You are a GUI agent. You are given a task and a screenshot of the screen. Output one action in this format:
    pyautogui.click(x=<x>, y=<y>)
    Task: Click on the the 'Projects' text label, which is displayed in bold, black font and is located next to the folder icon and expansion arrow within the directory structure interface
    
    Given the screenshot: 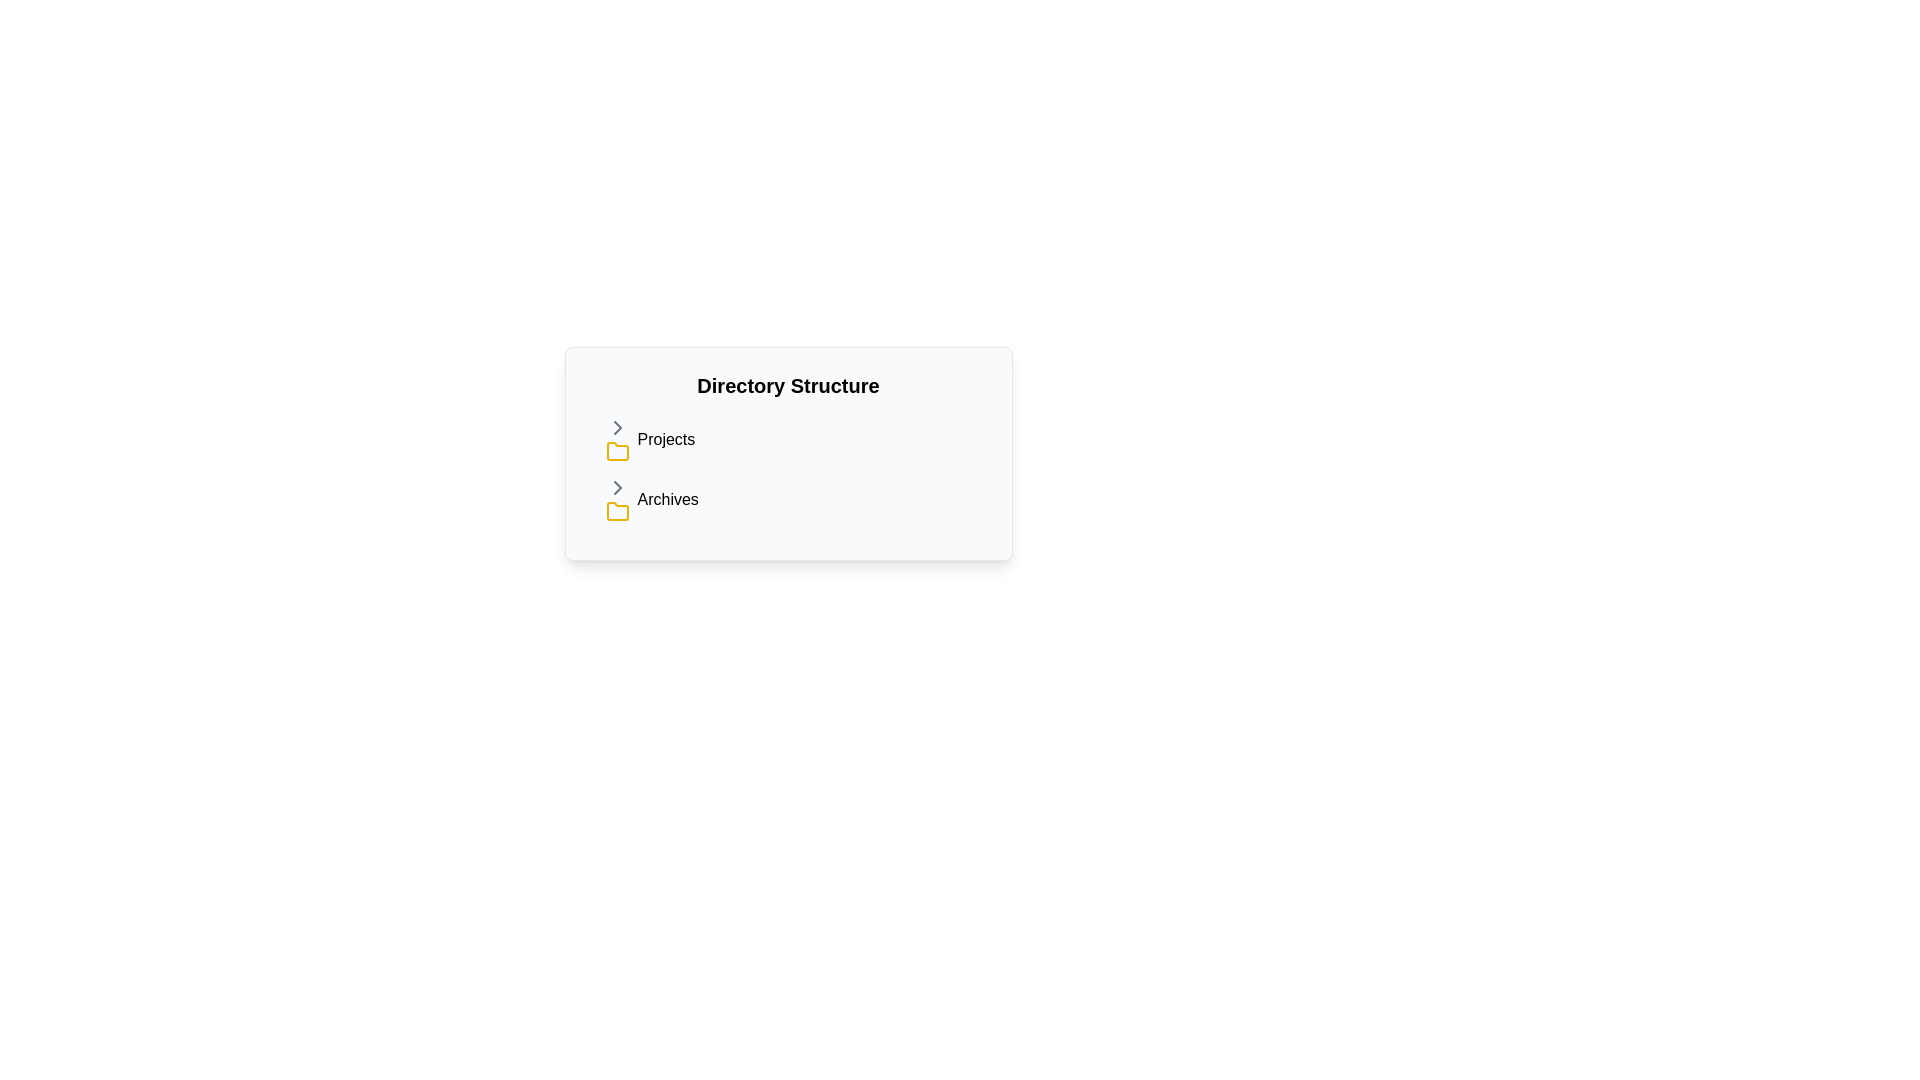 What is the action you would take?
    pyautogui.click(x=666, y=438)
    